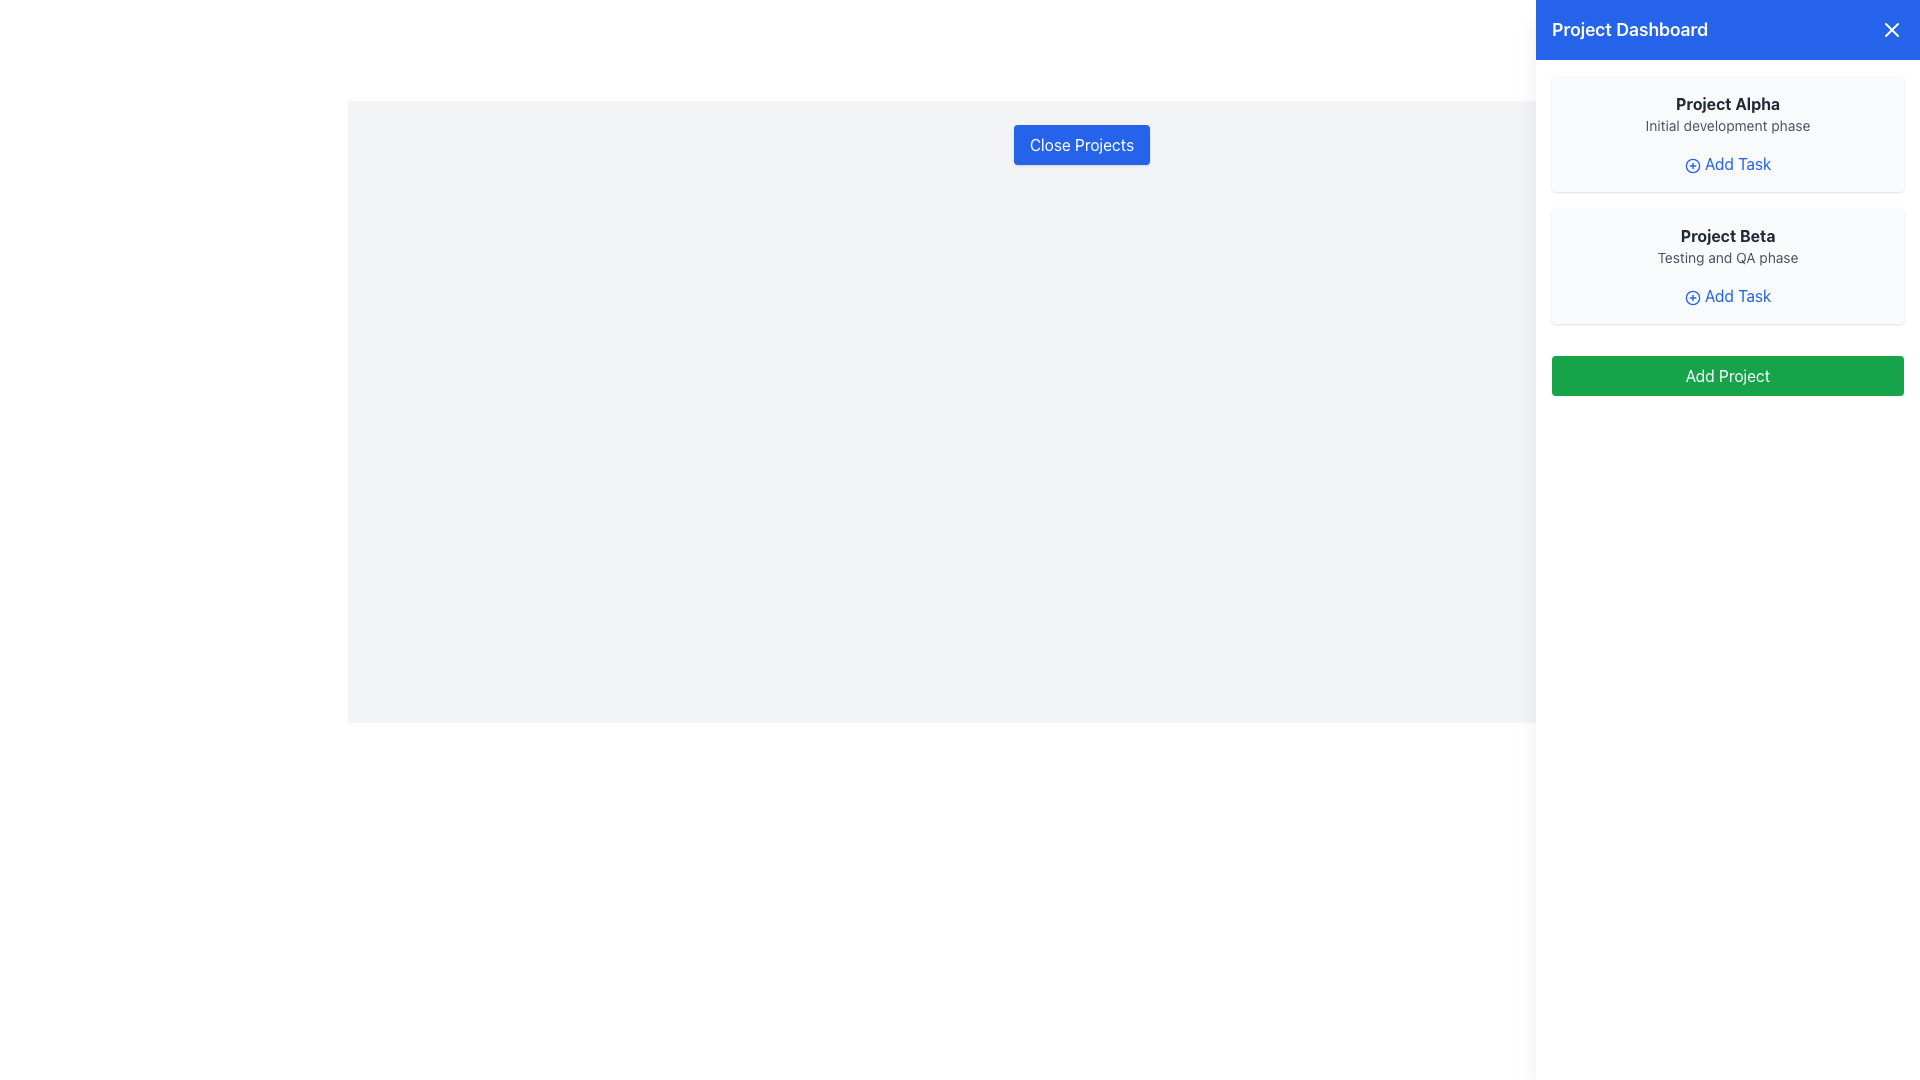 Image resolution: width=1920 pixels, height=1080 pixels. I want to click on the 'Add Task' clickable link with icon located in the lower section of the 'Project Beta' card in the 'Project Dashboard' to underline the text, so click(1727, 296).